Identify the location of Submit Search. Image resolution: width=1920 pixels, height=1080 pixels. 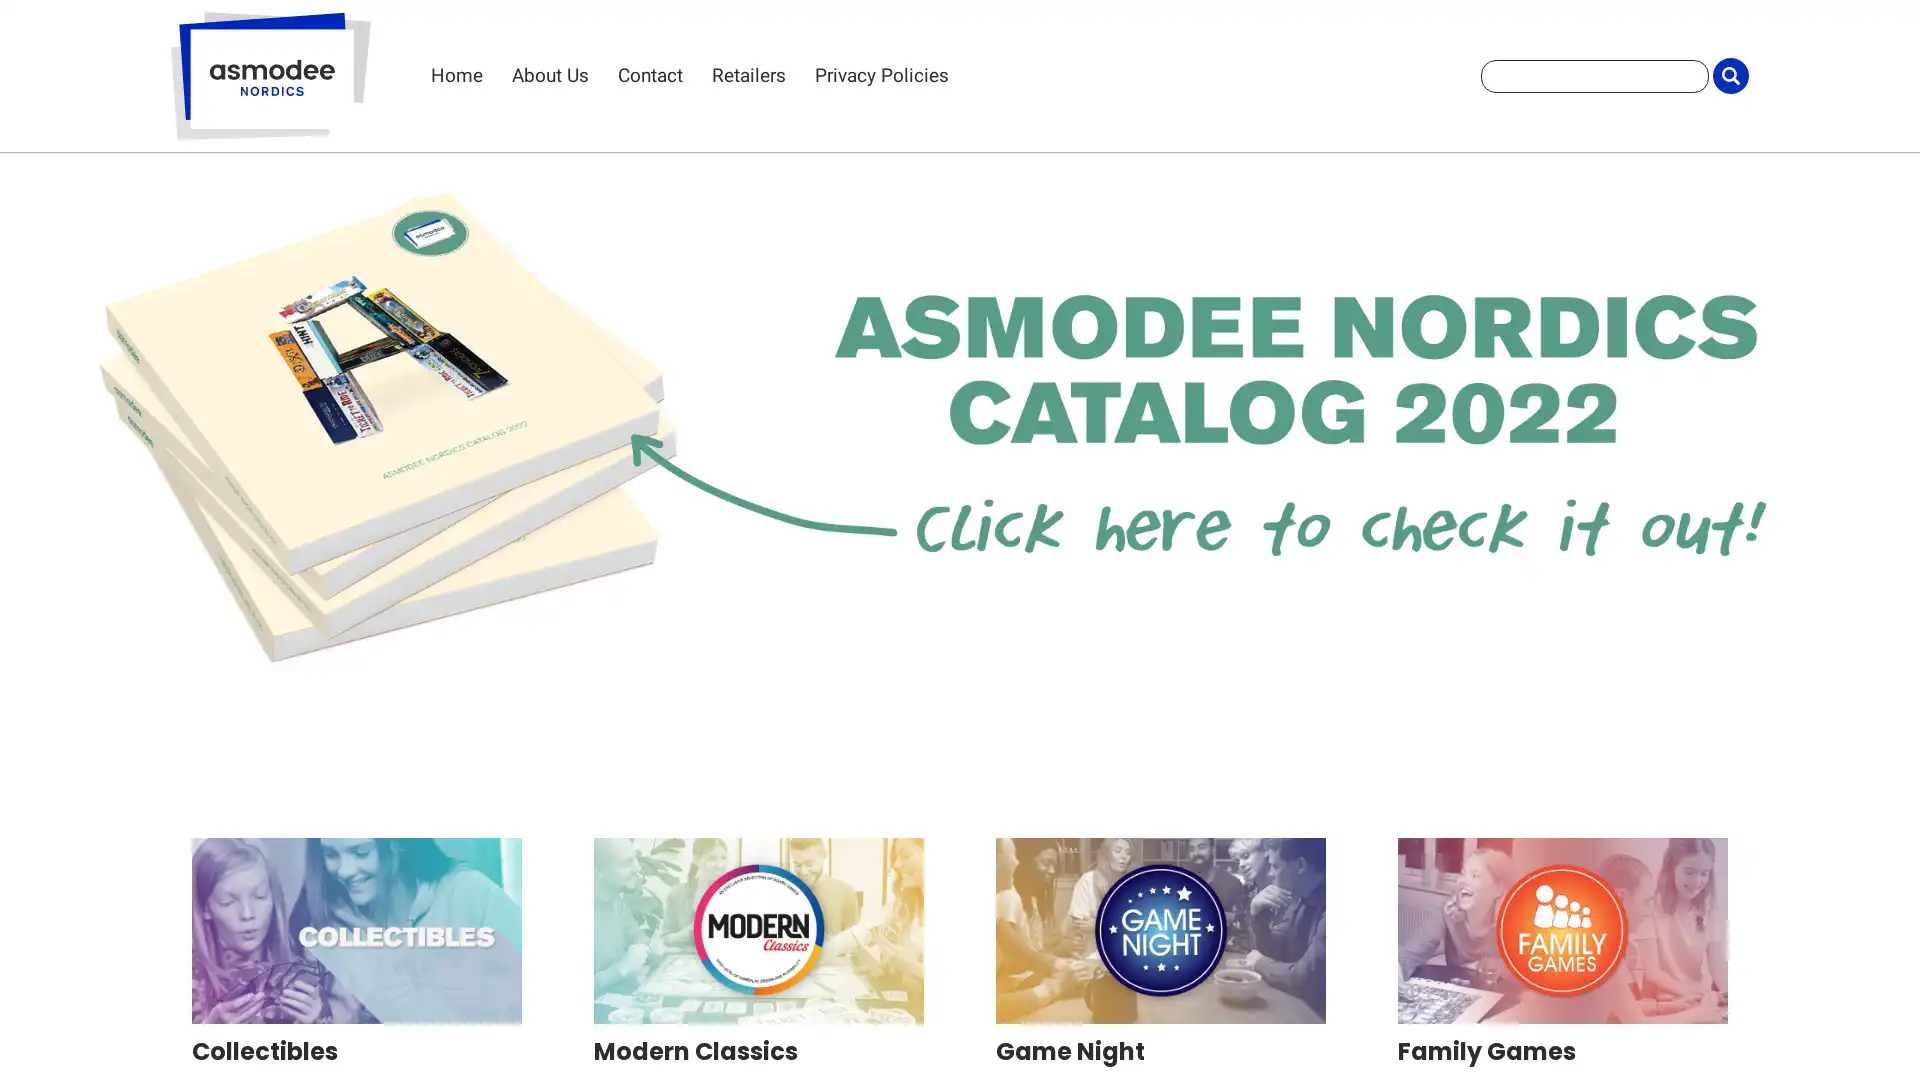
(1730, 75).